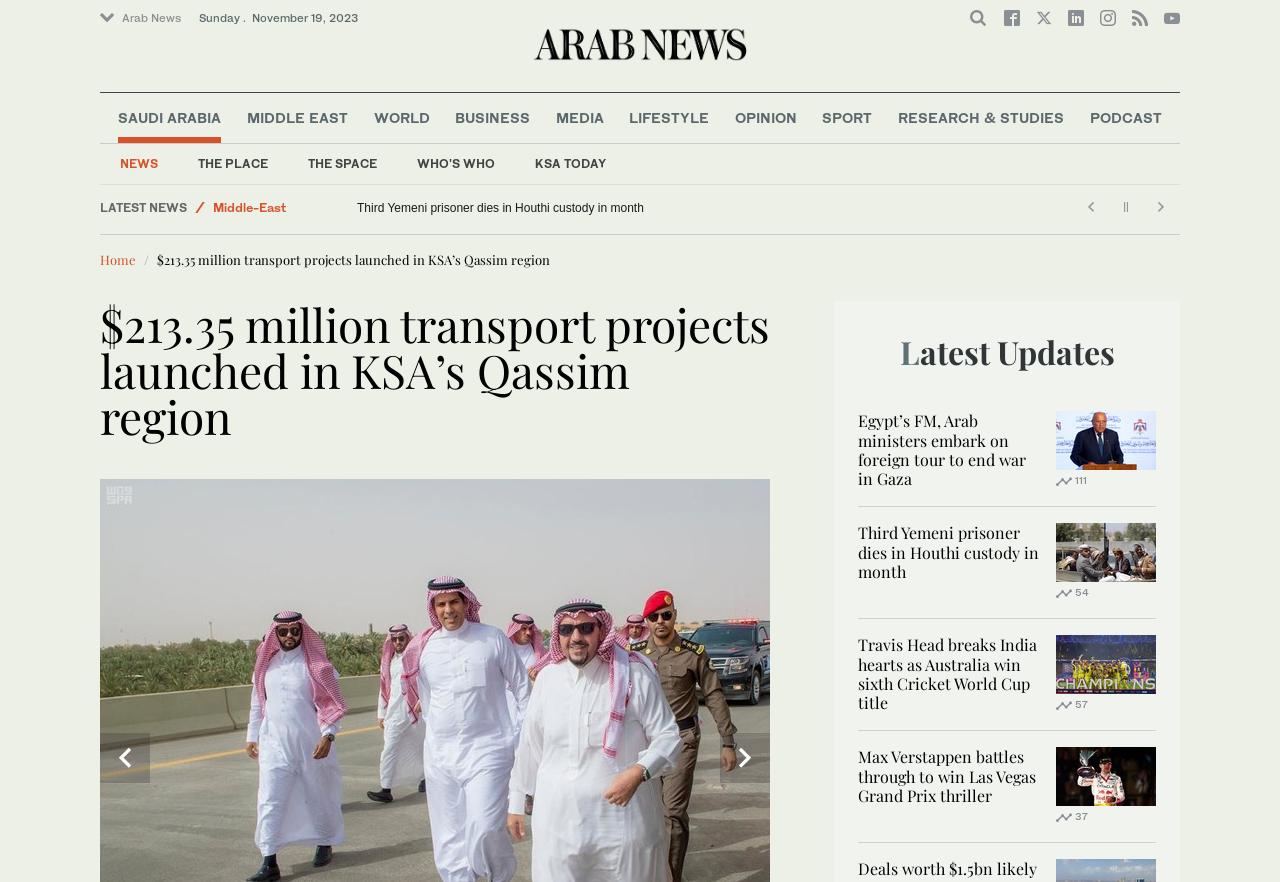 Image resolution: width=1280 pixels, height=882 pixels. Describe the element at coordinates (940, 449) in the screenshot. I see `'Egypt’s FM, Arab ministers embark on foreign tour to end war in Gaza'` at that location.